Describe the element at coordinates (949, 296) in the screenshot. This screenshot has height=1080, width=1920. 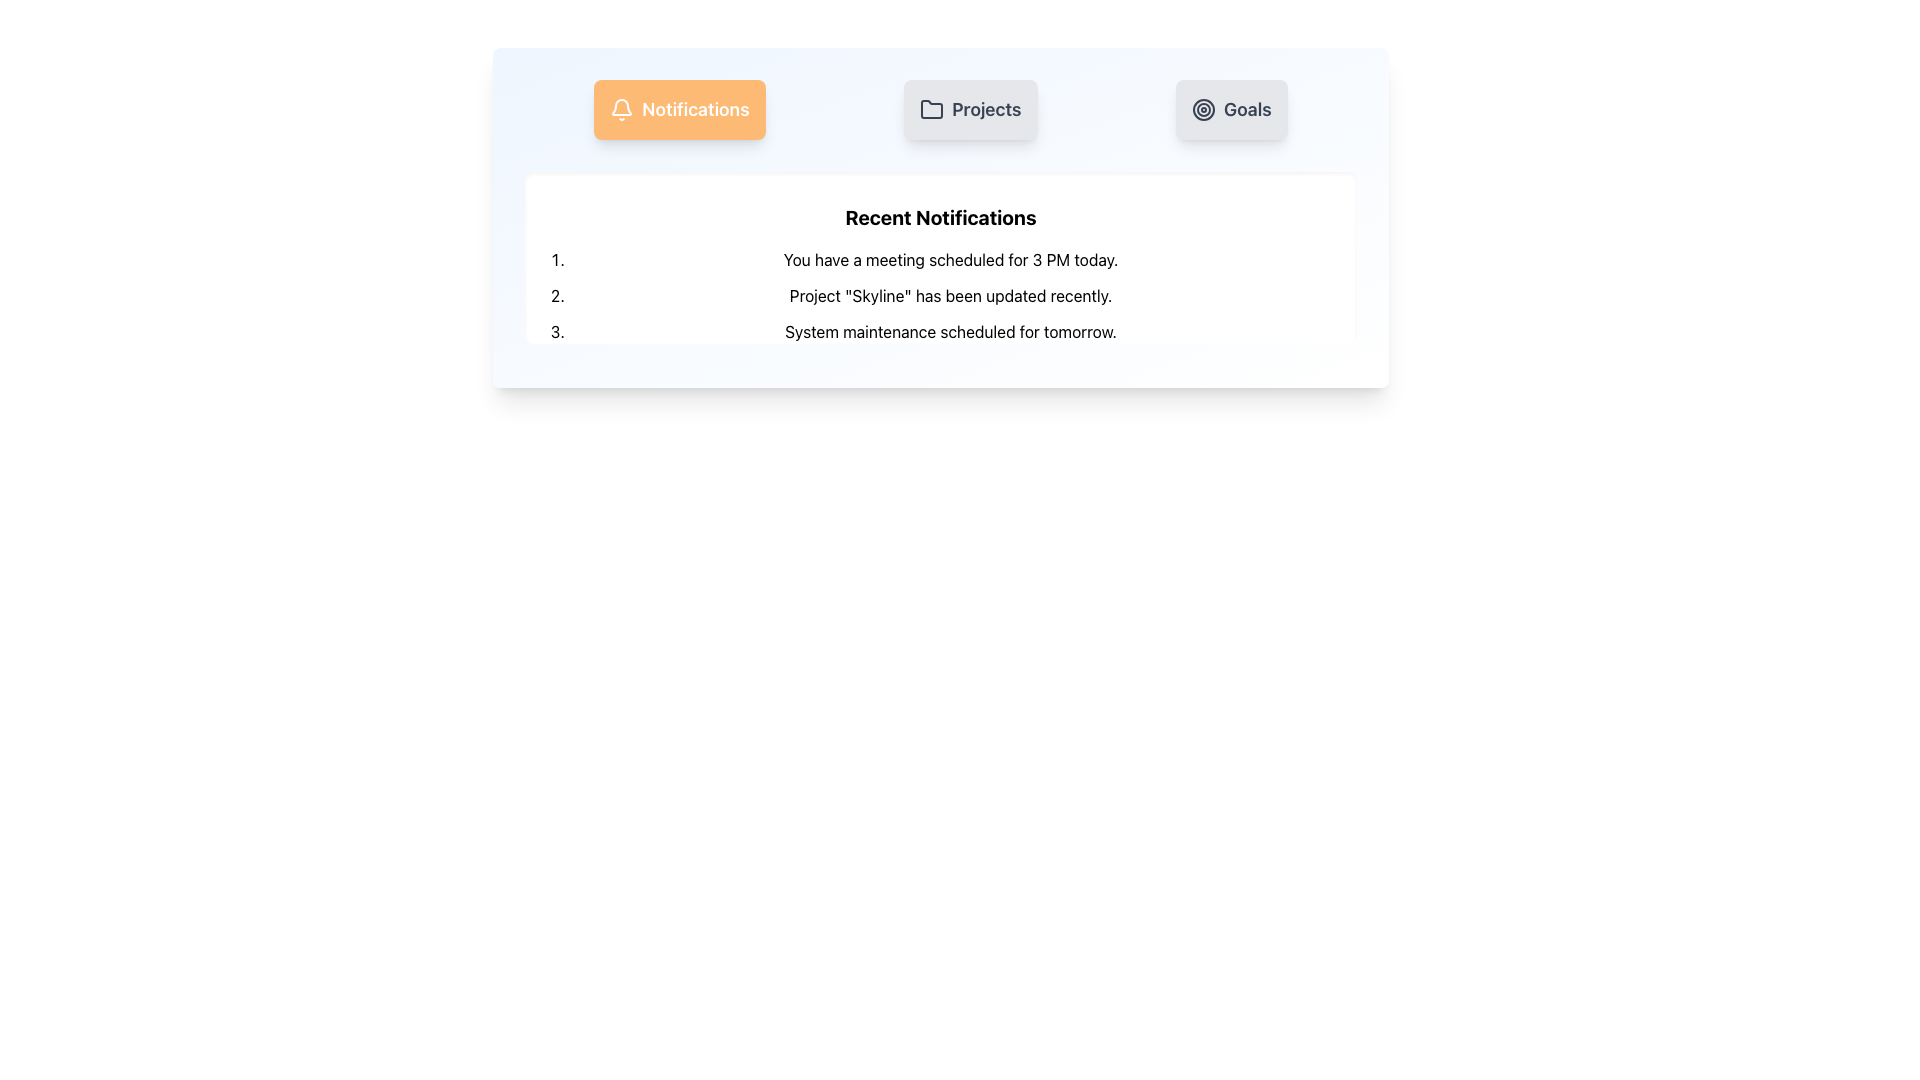
I see `non-interactive text line that serves as a notification about a recent update related to 'Project "Skyline"', which is the second item in the 'Recent Notifications' list` at that location.